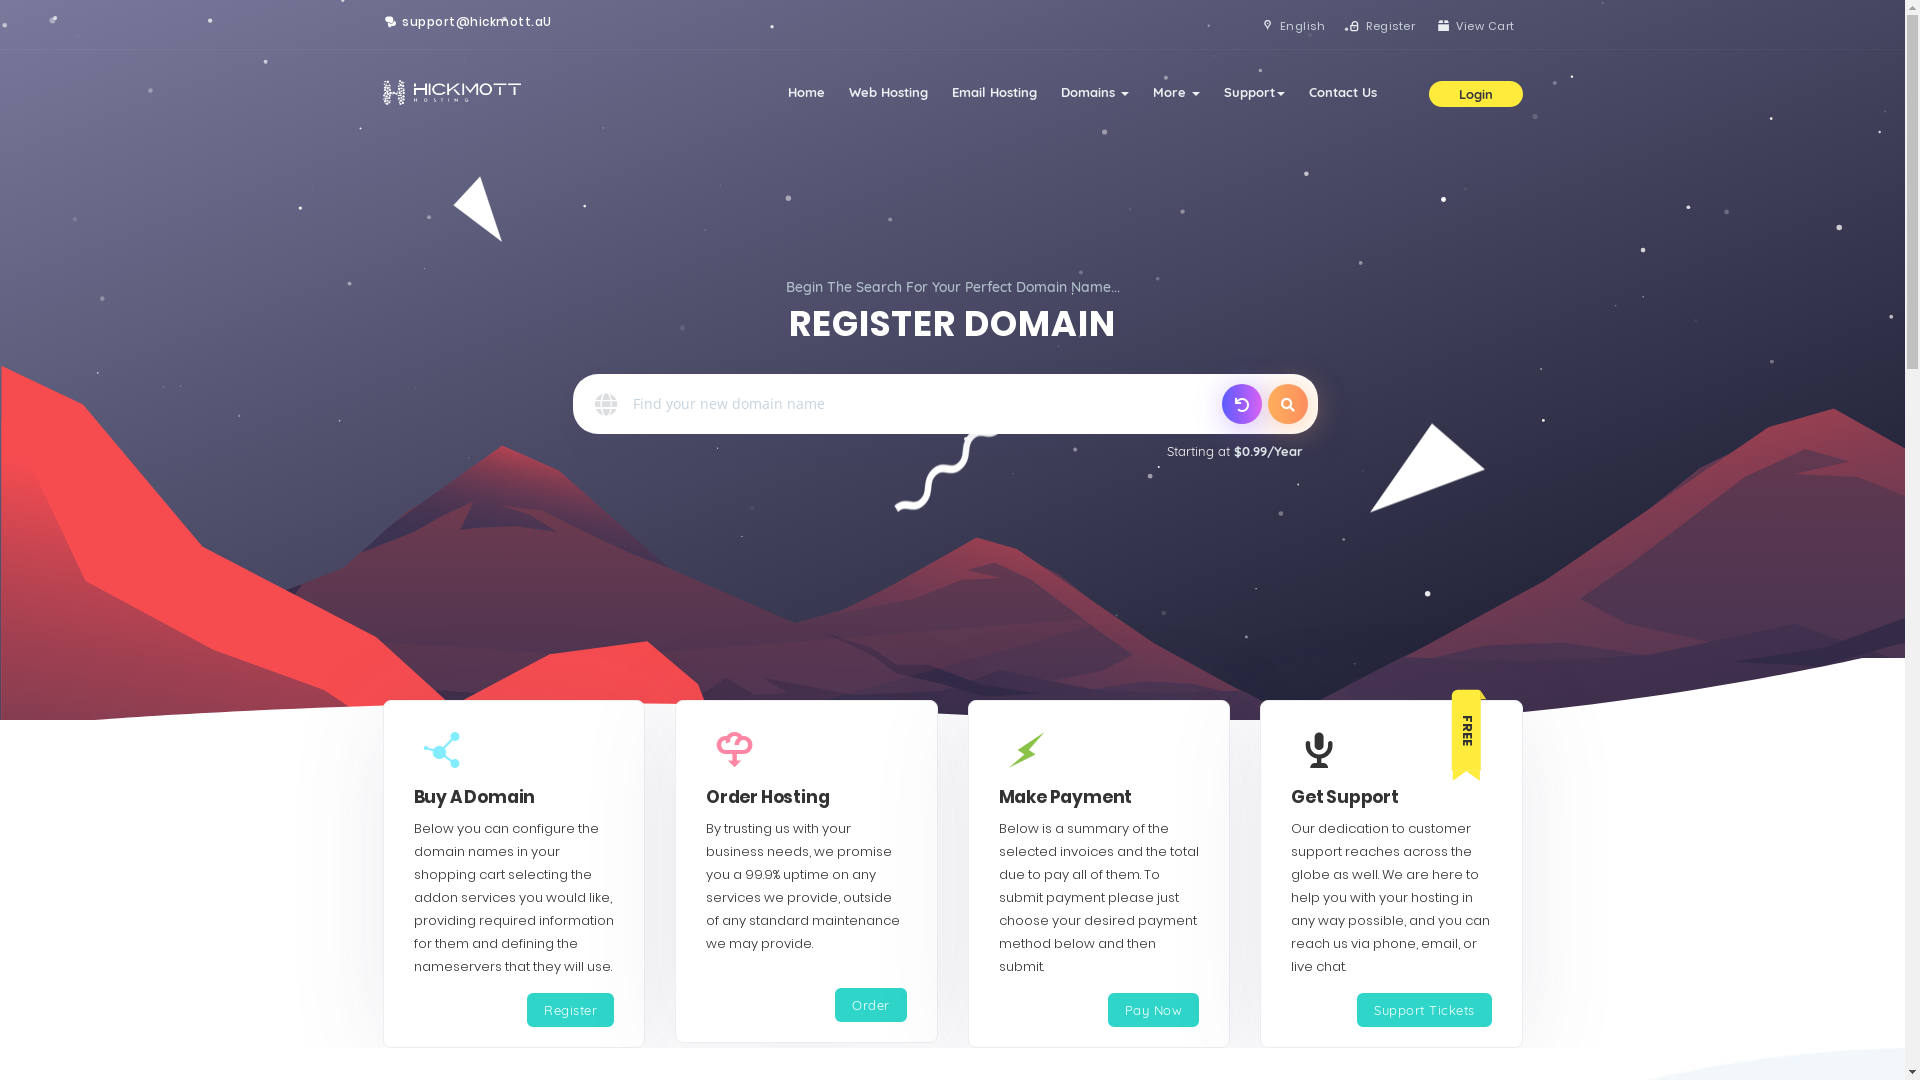  Describe the element at coordinates (1425, 26) in the screenshot. I see `'View Cart'` at that location.